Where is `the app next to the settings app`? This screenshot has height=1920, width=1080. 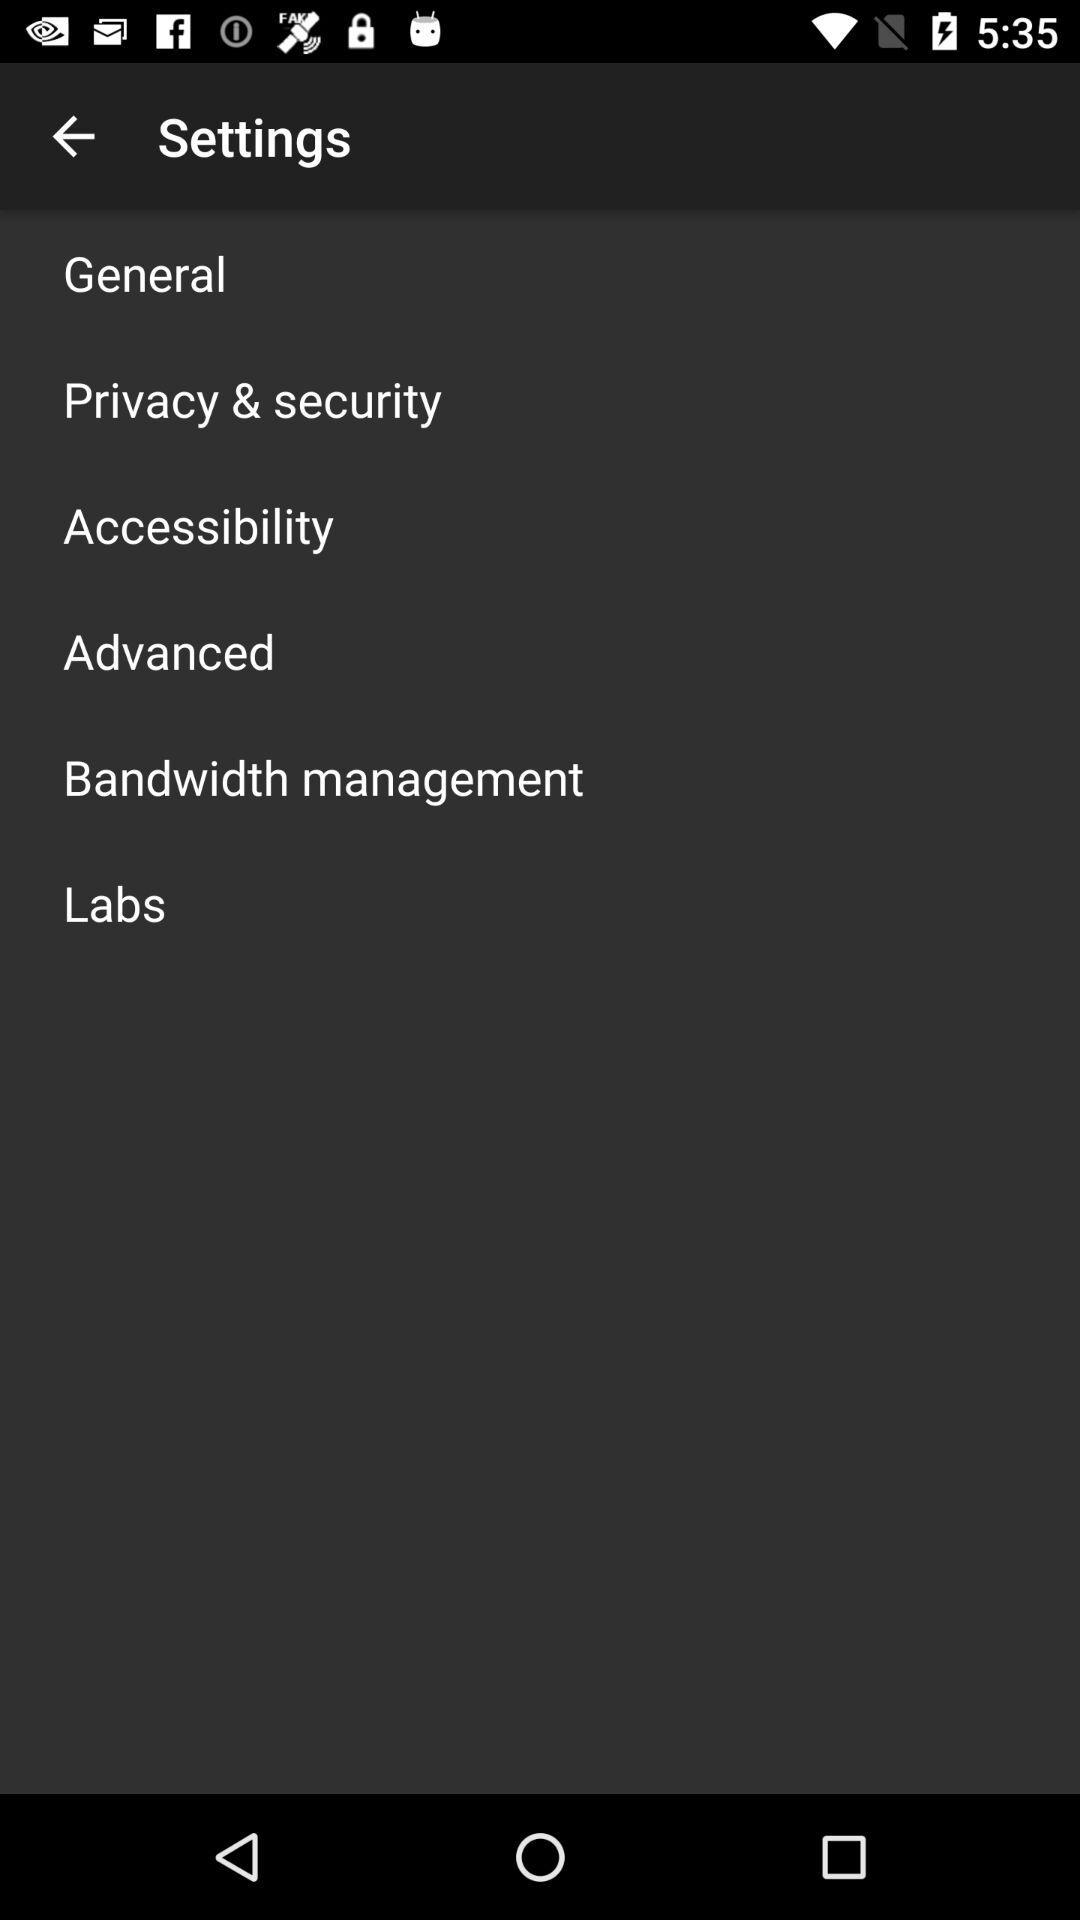 the app next to the settings app is located at coordinates (72, 135).